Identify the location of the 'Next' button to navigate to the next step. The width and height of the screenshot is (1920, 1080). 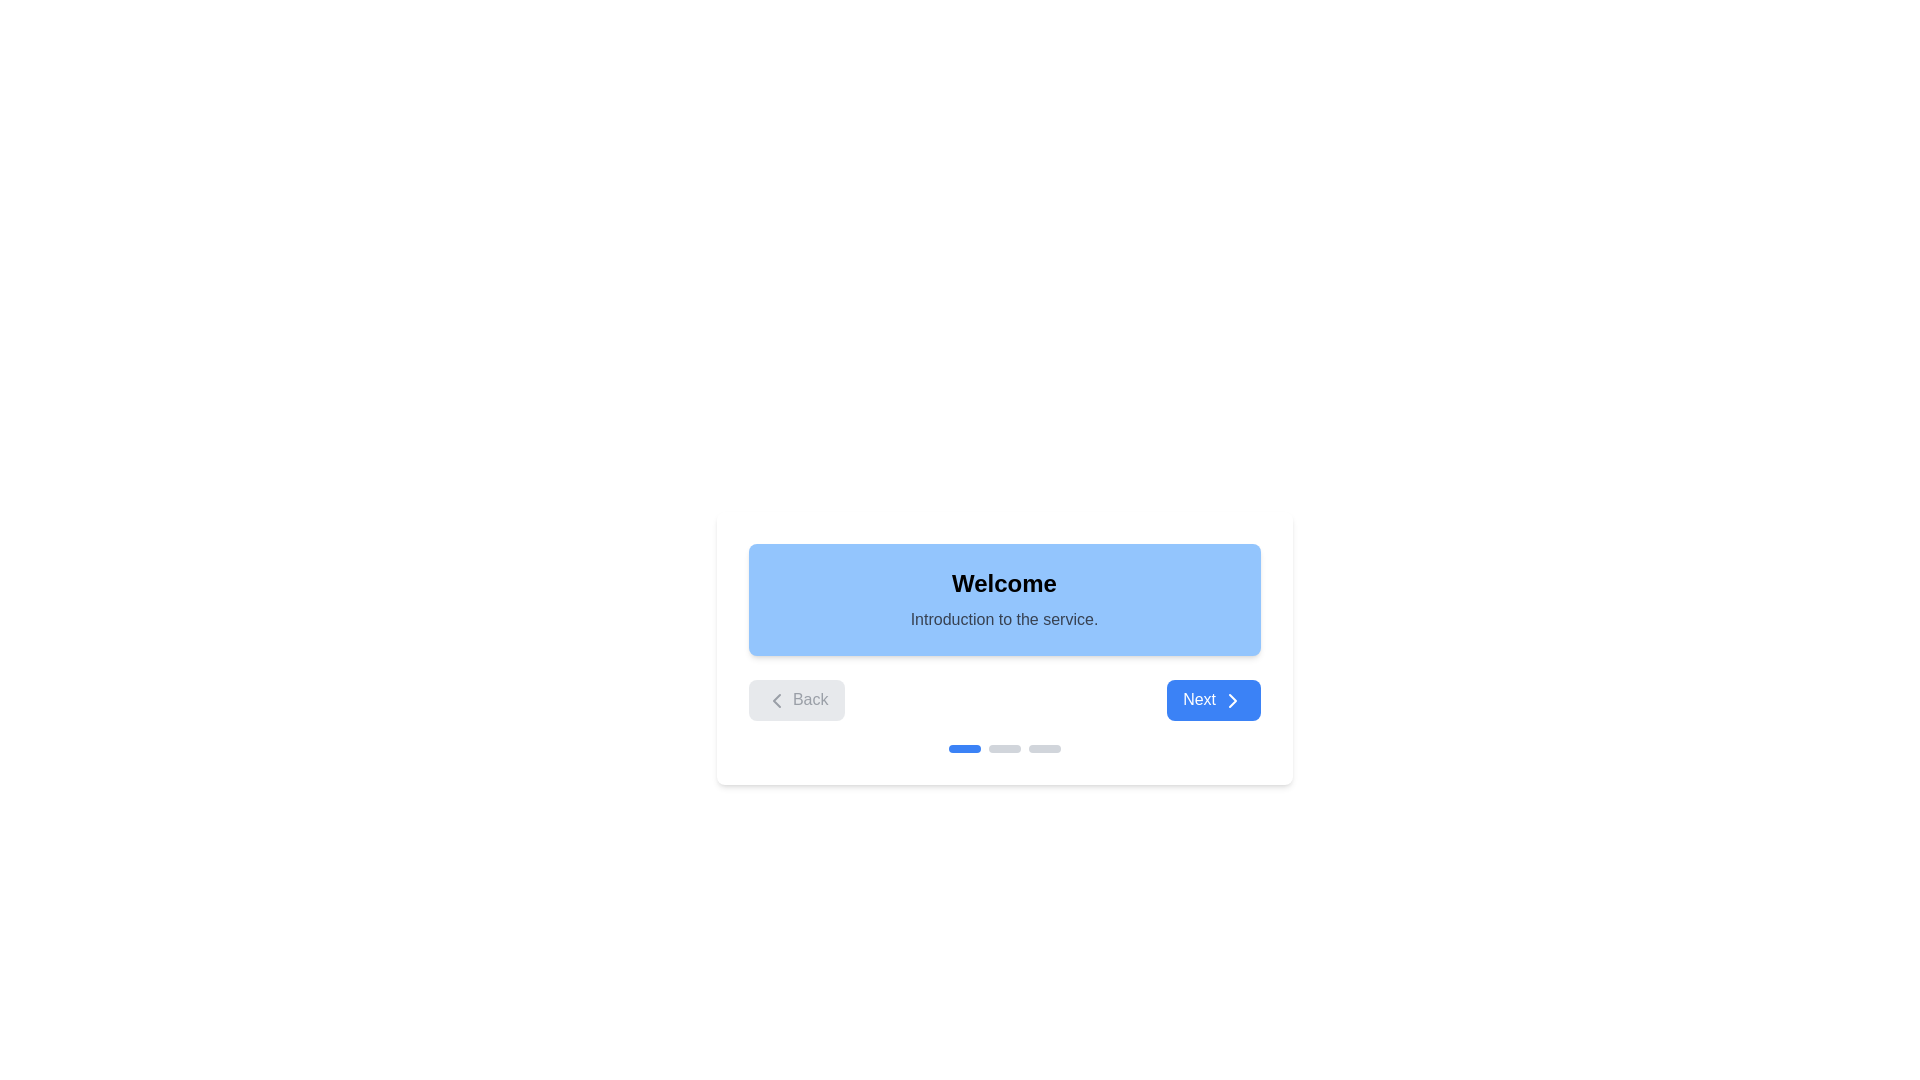
(1212, 698).